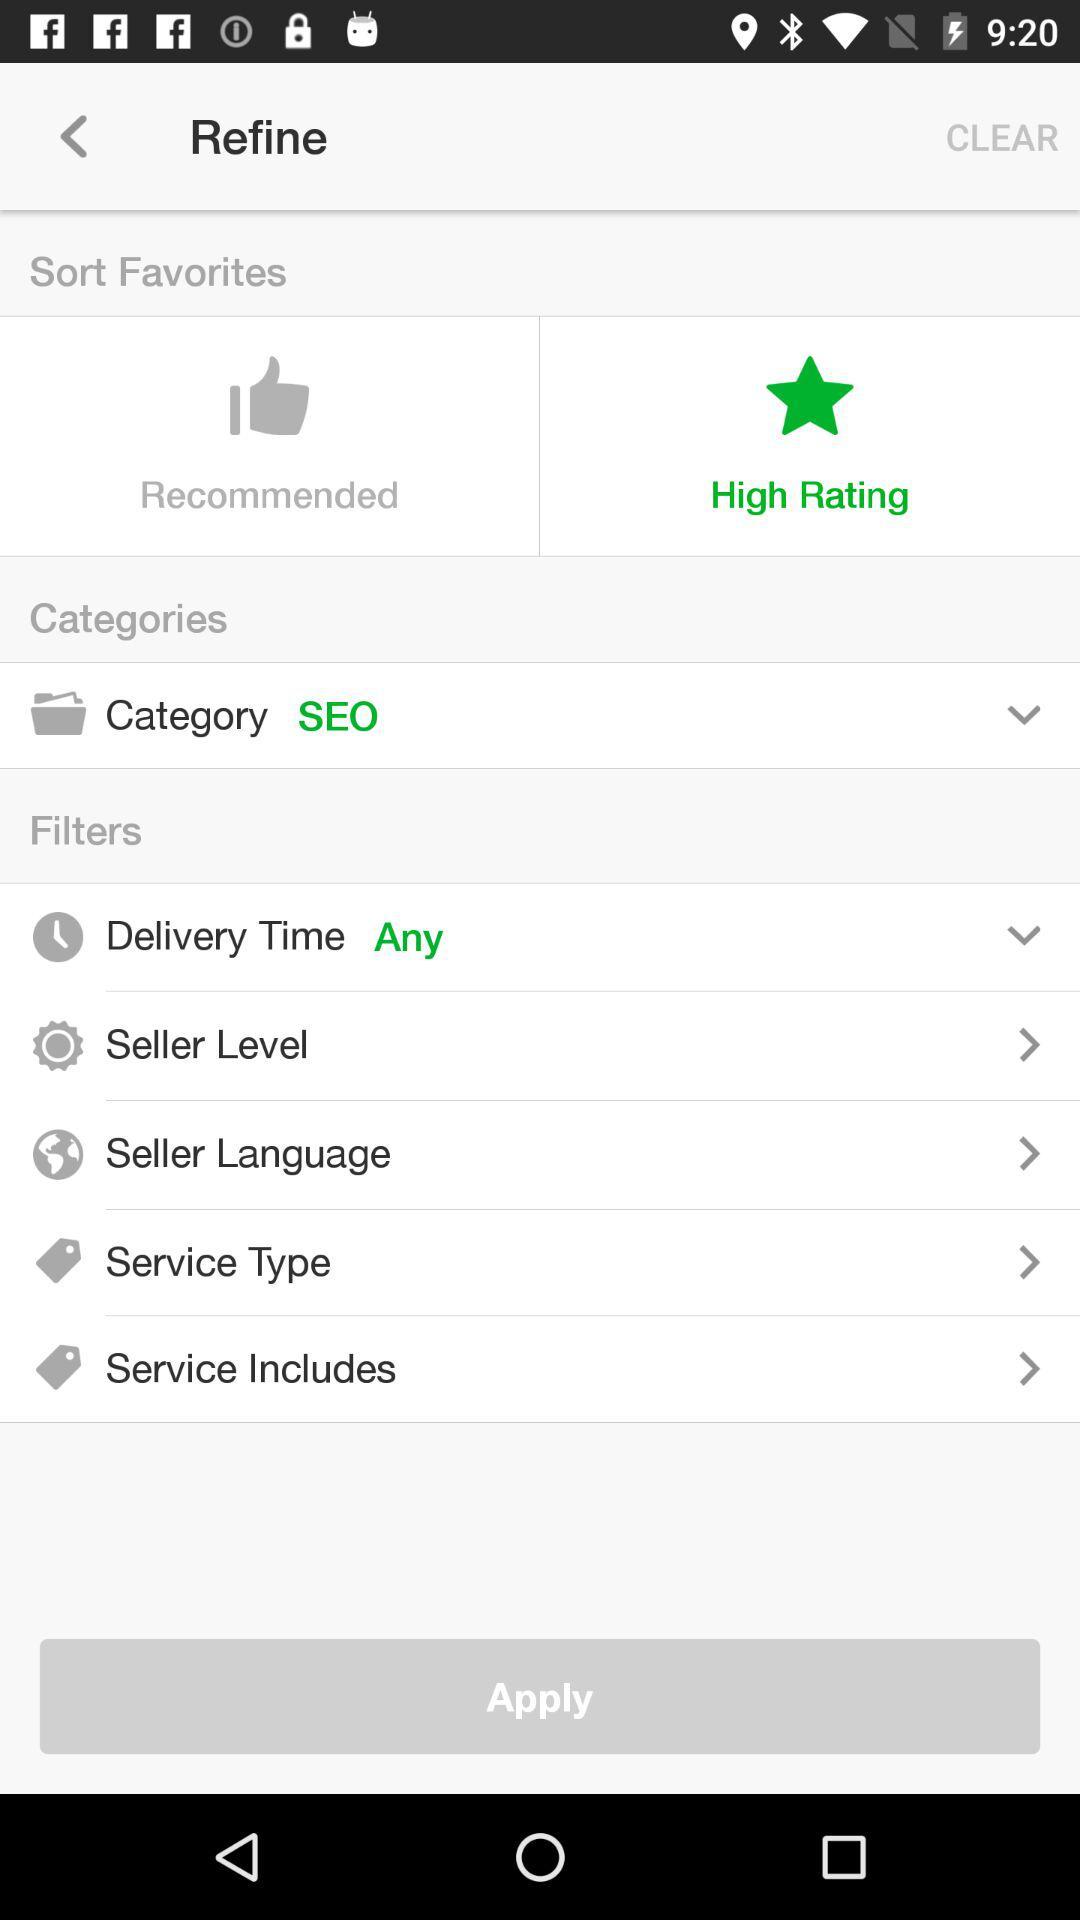 The image size is (1080, 1920). Describe the element at coordinates (708, 1043) in the screenshot. I see `click for information` at that location.